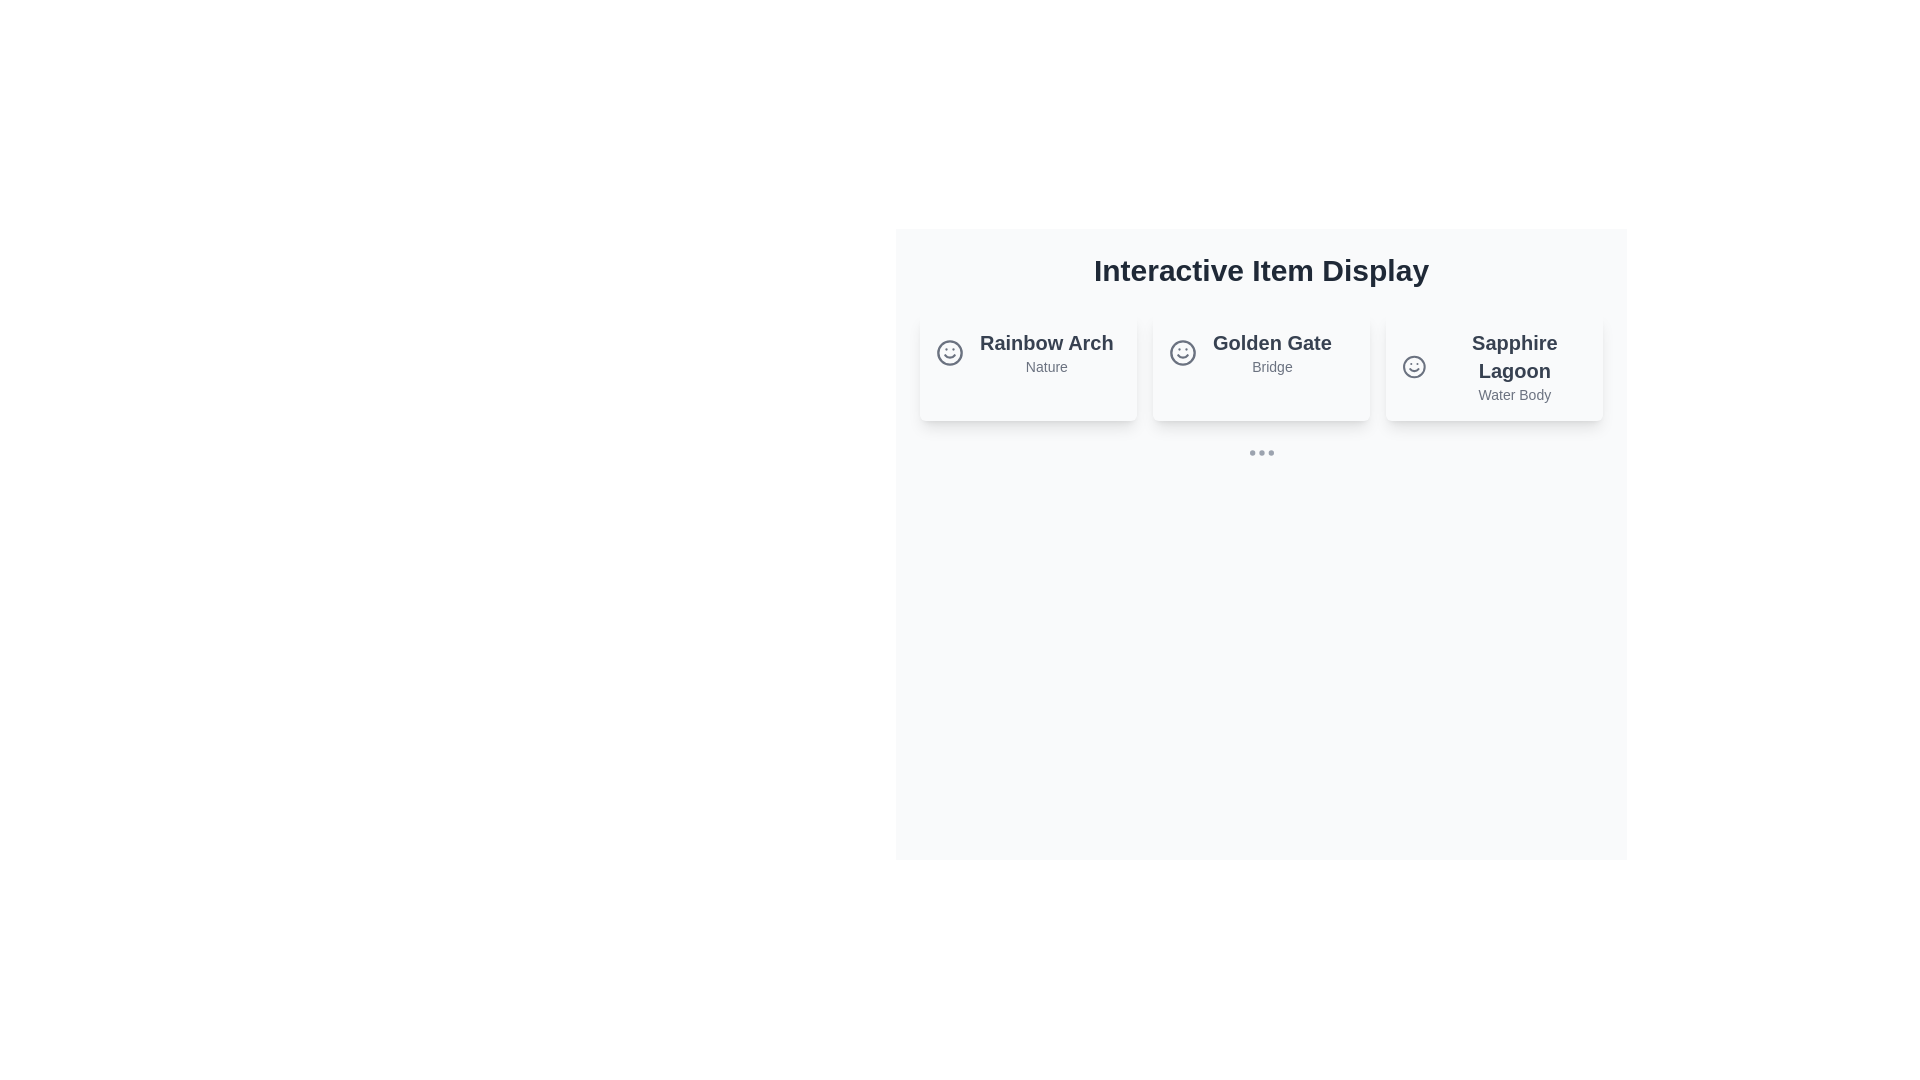 The height and width of the screenshot is (1080, 1920). What do you see at coordinates (1045, 366) in the screenshot?
I see `text label displaying 'Nature' located below the heading 'Rainbow Arch' within the leftmost card of a three-card layout` at bounding box center [1045, 366].